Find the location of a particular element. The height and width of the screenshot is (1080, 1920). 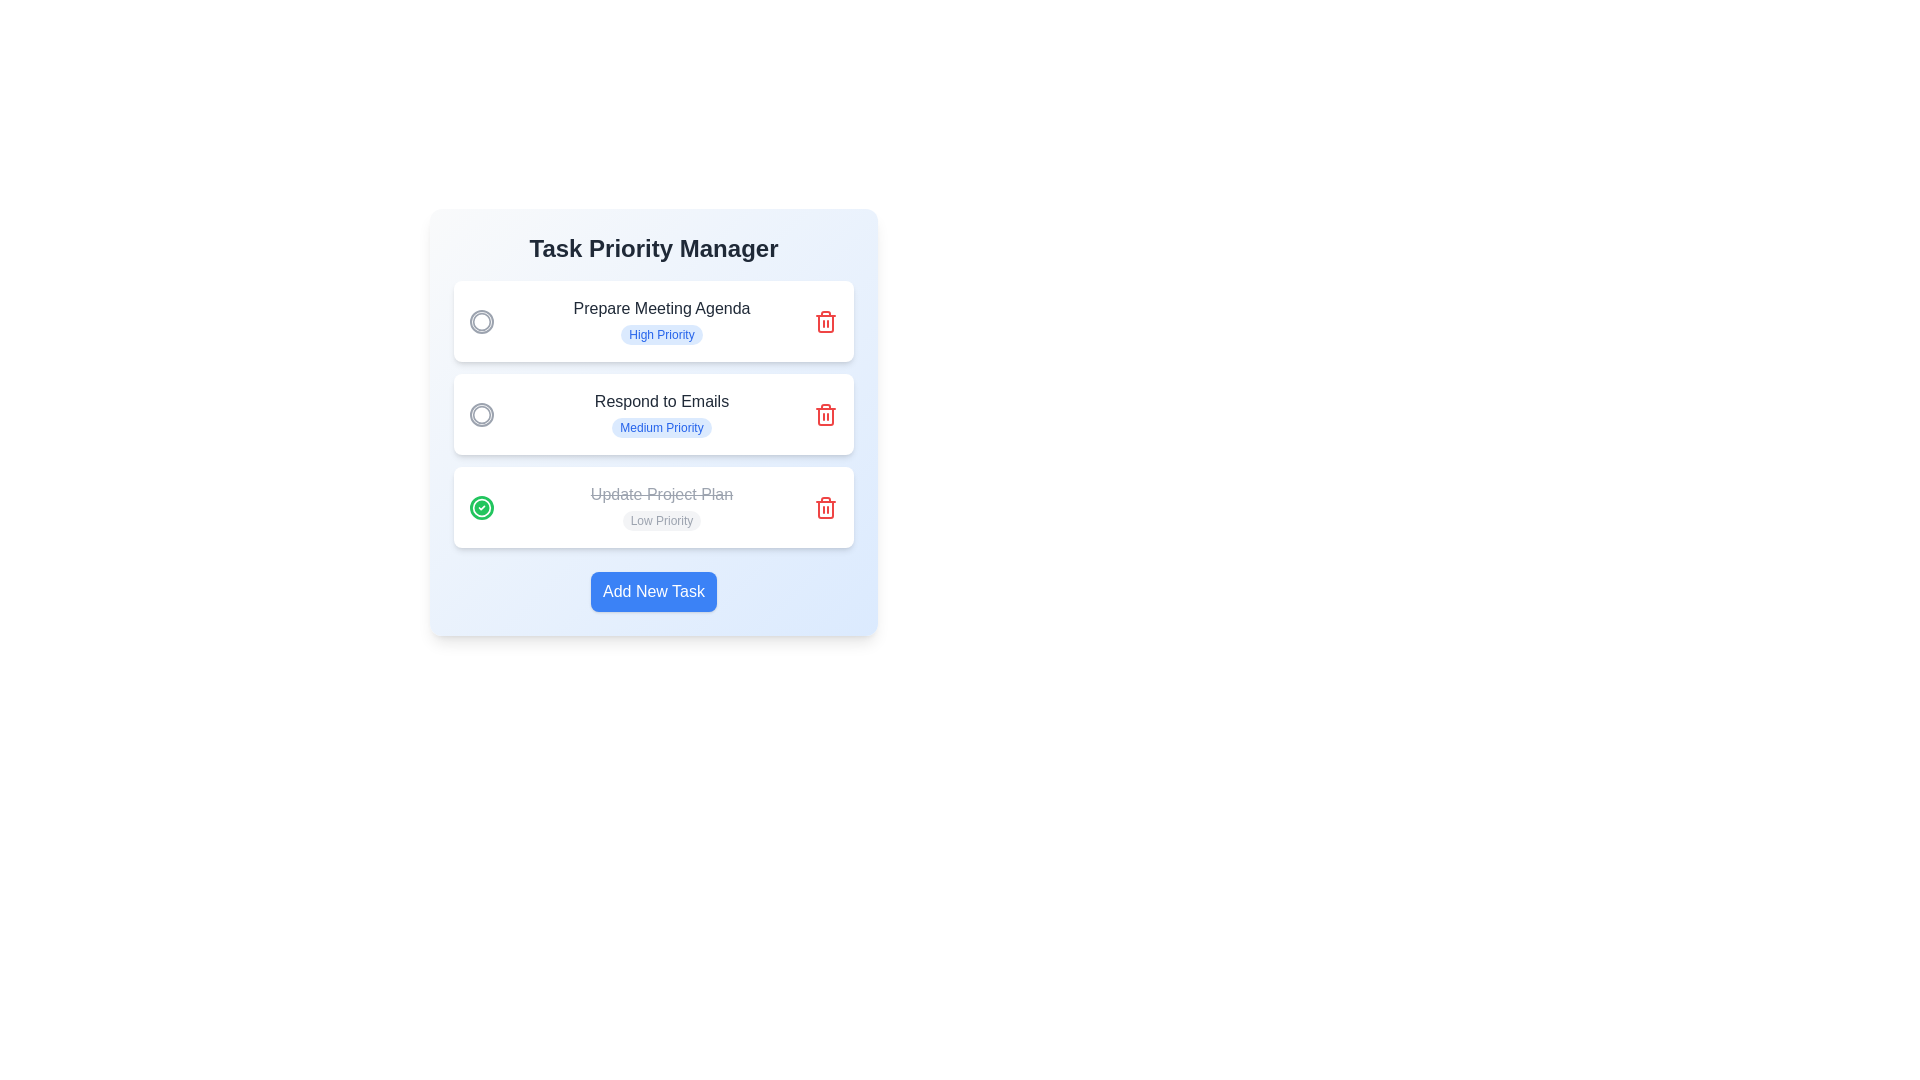

the circular indicator labeled 'Medium Priority' next to 'Respond to Emails' is located at coordinates (481, 320).